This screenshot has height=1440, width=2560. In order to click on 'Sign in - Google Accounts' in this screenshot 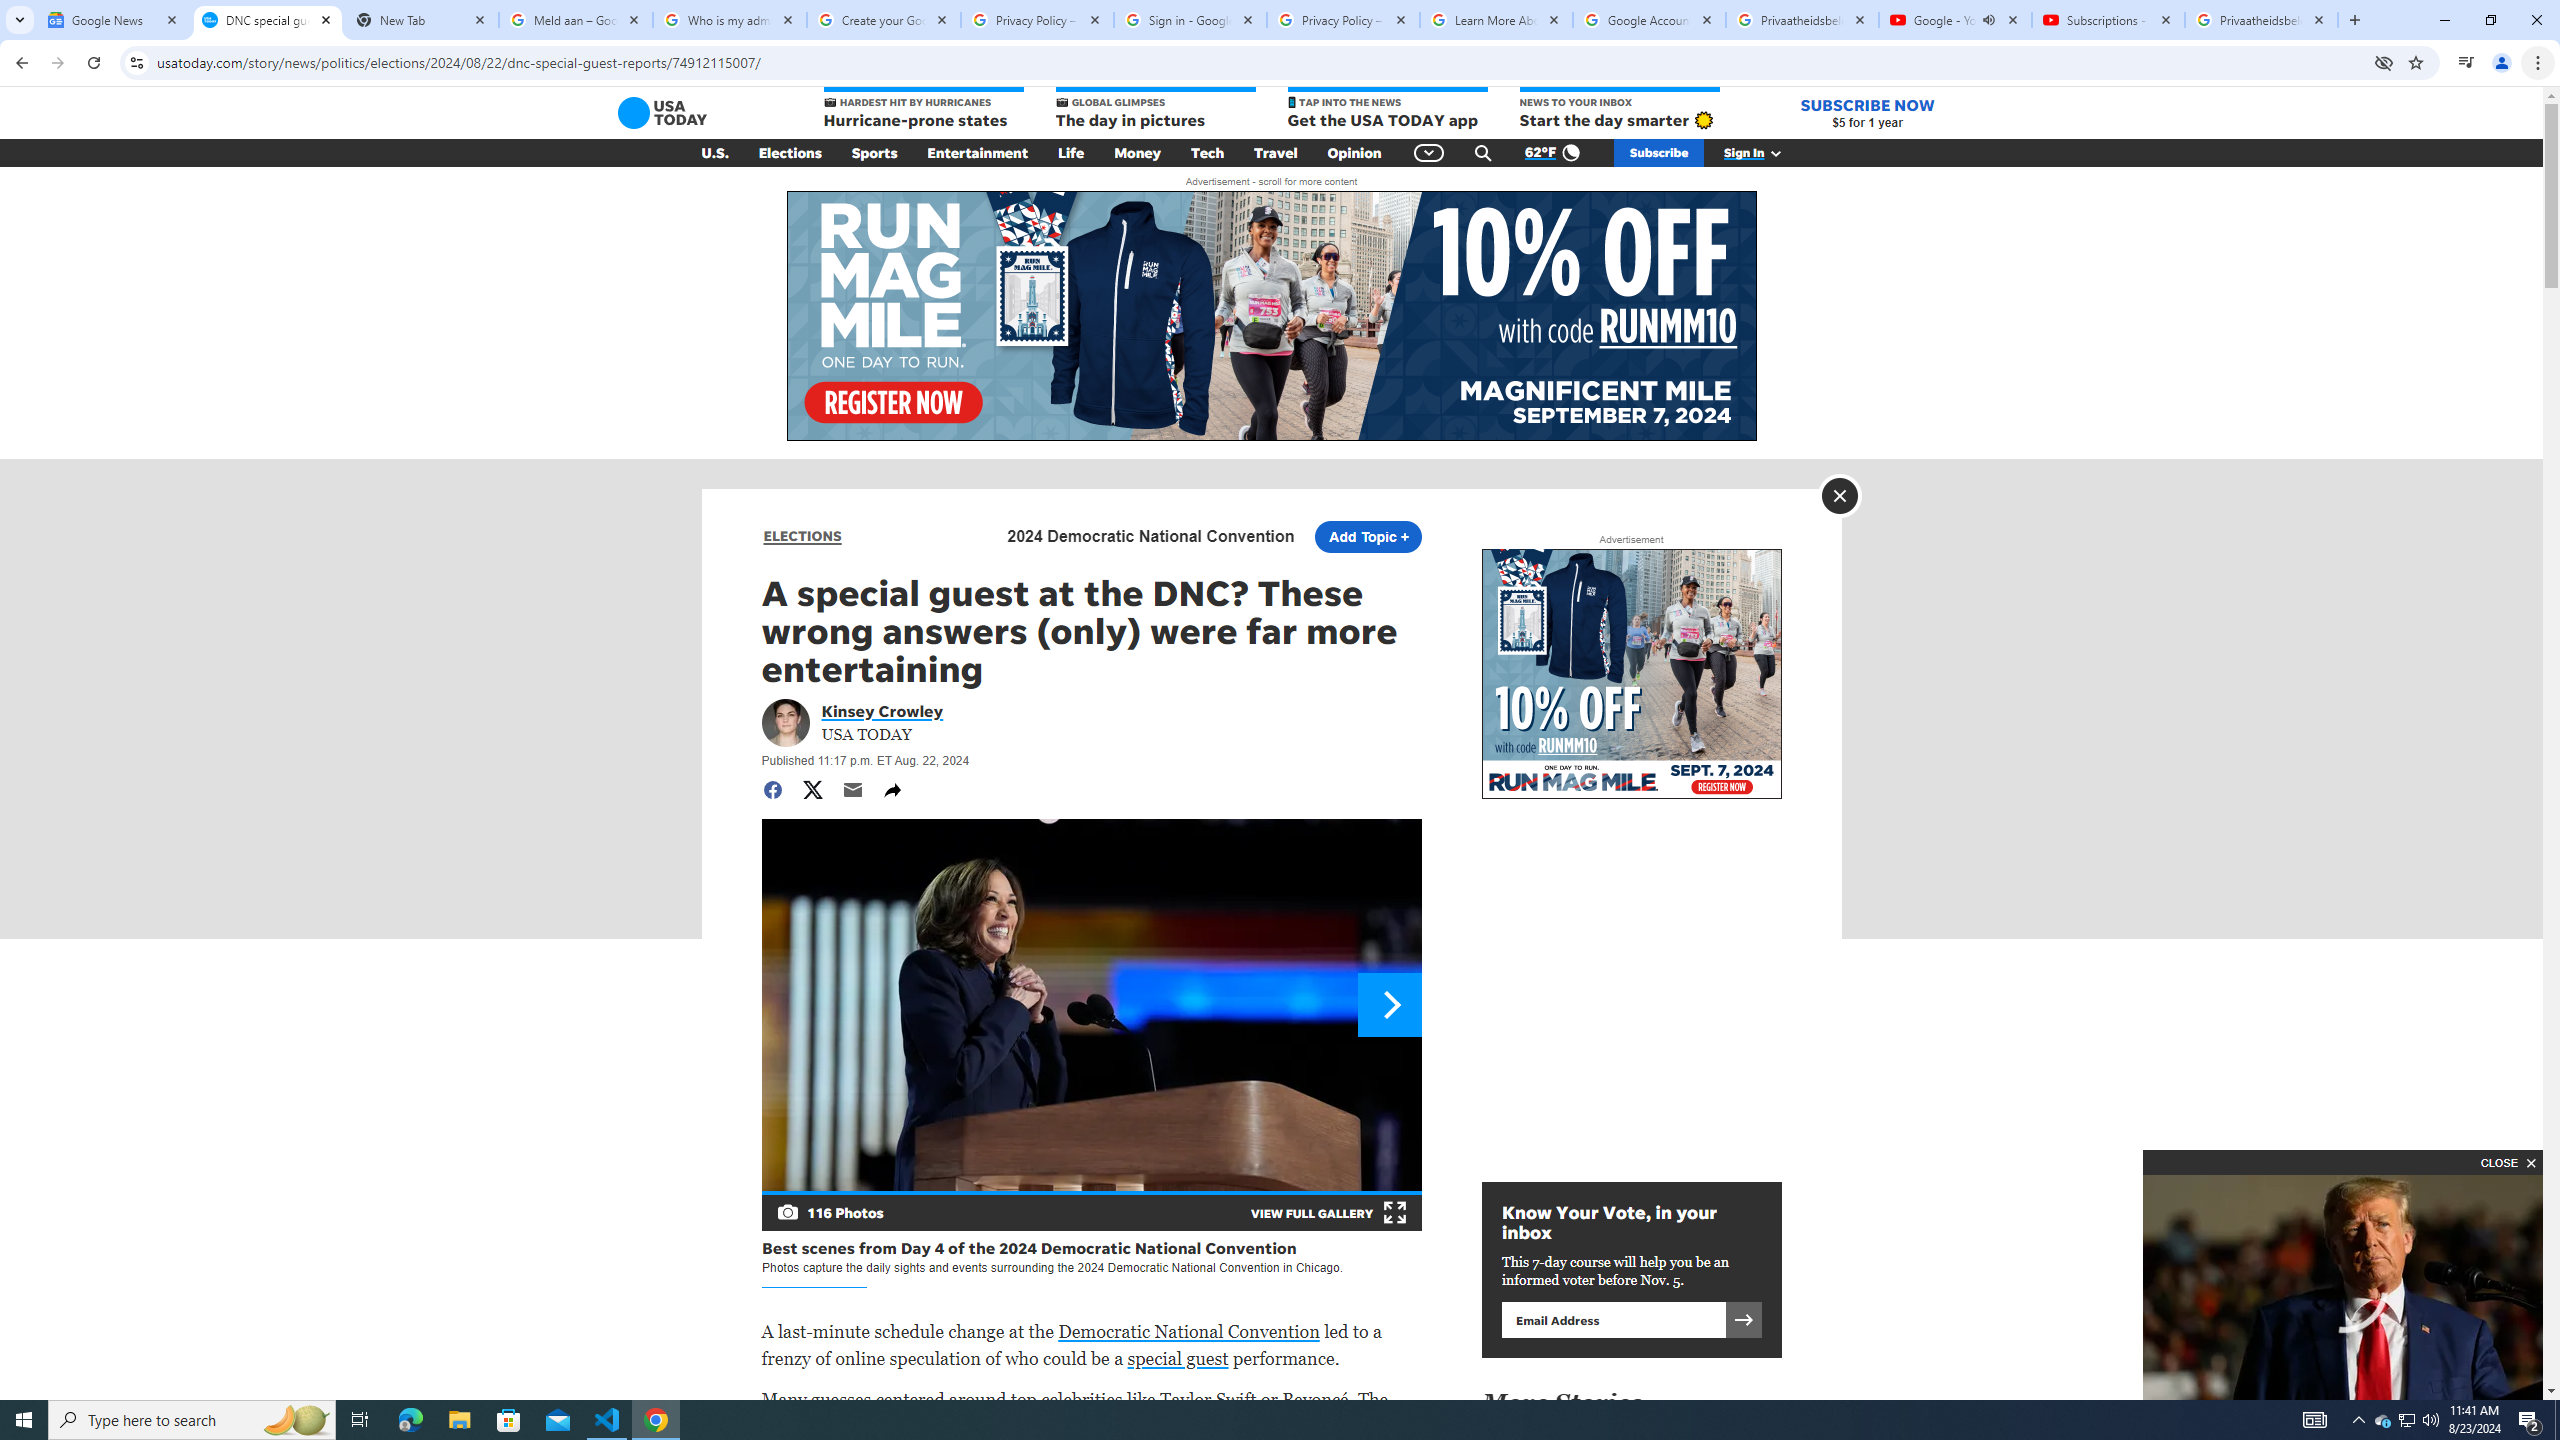, I will do `click(1190, 19)`.